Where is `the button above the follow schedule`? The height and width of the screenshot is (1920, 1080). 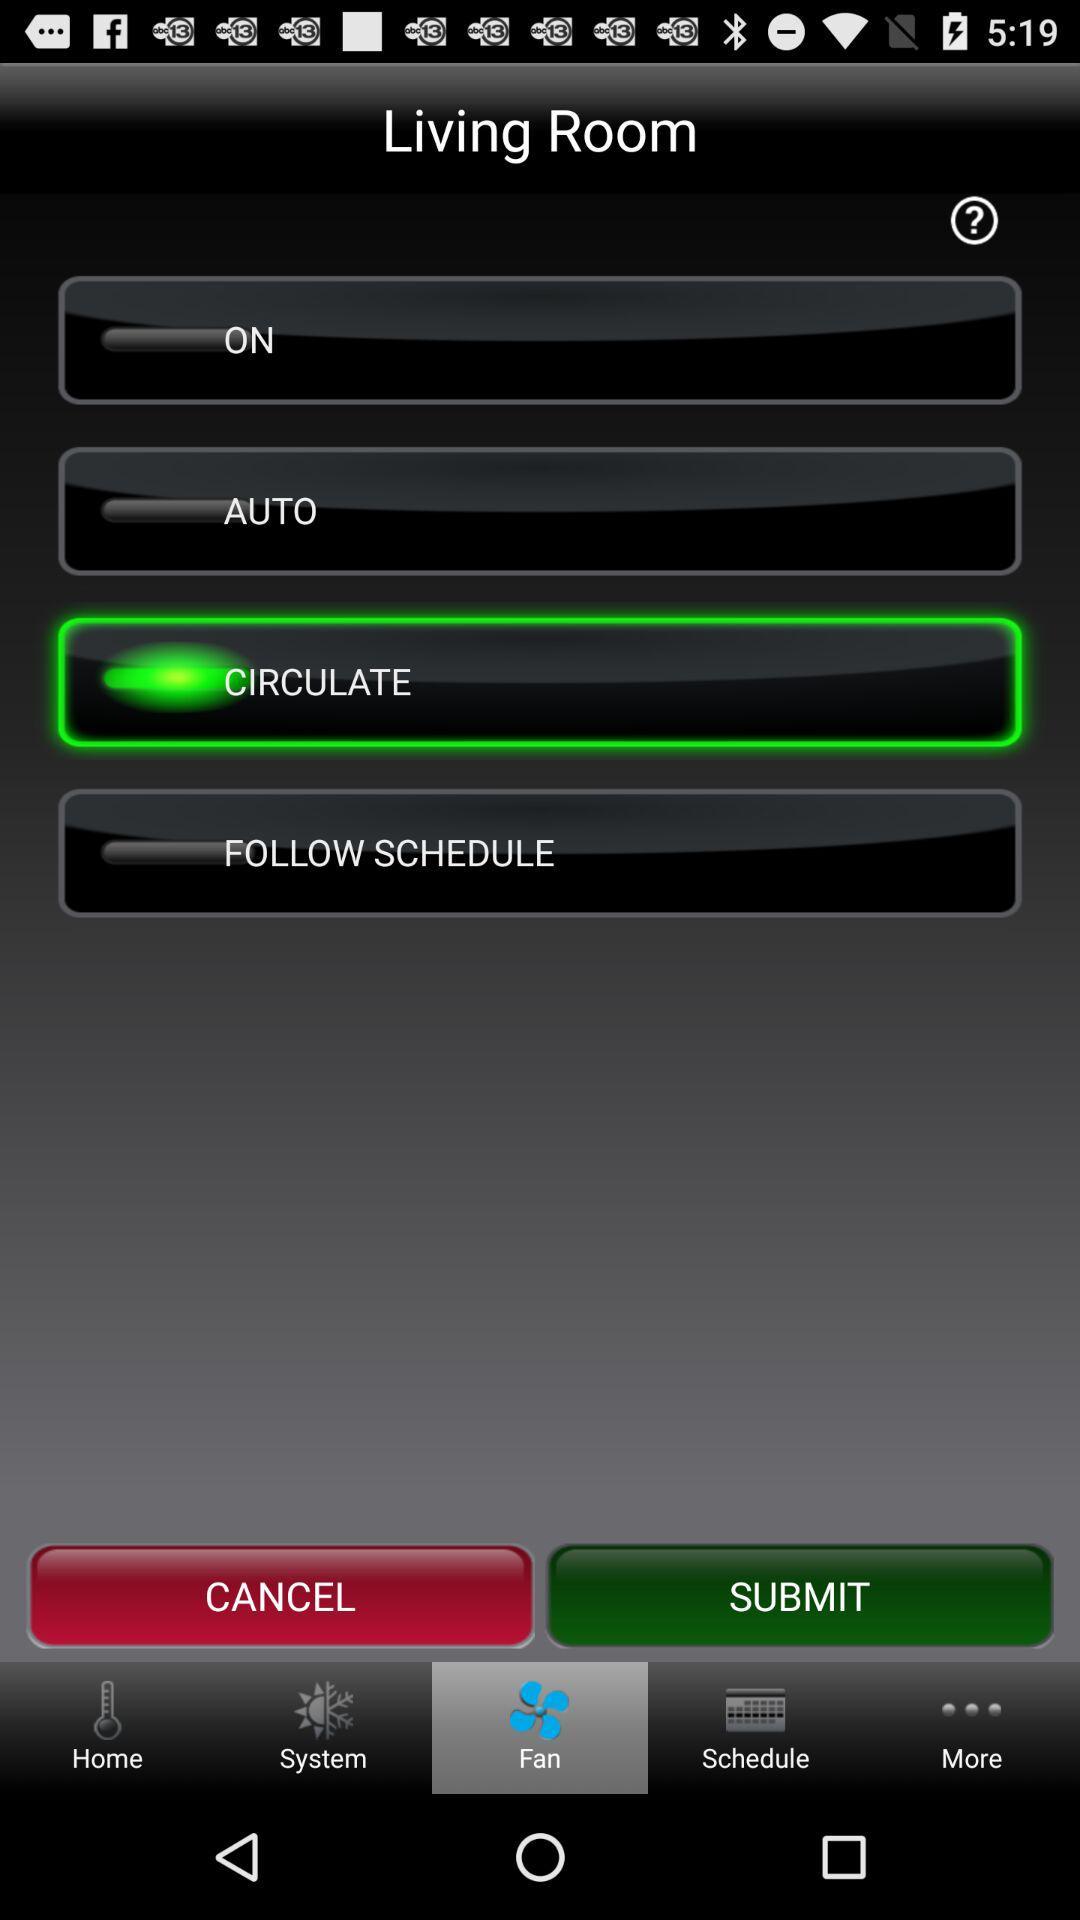
the button above the follow schedule is located at coordinates (540, 681).